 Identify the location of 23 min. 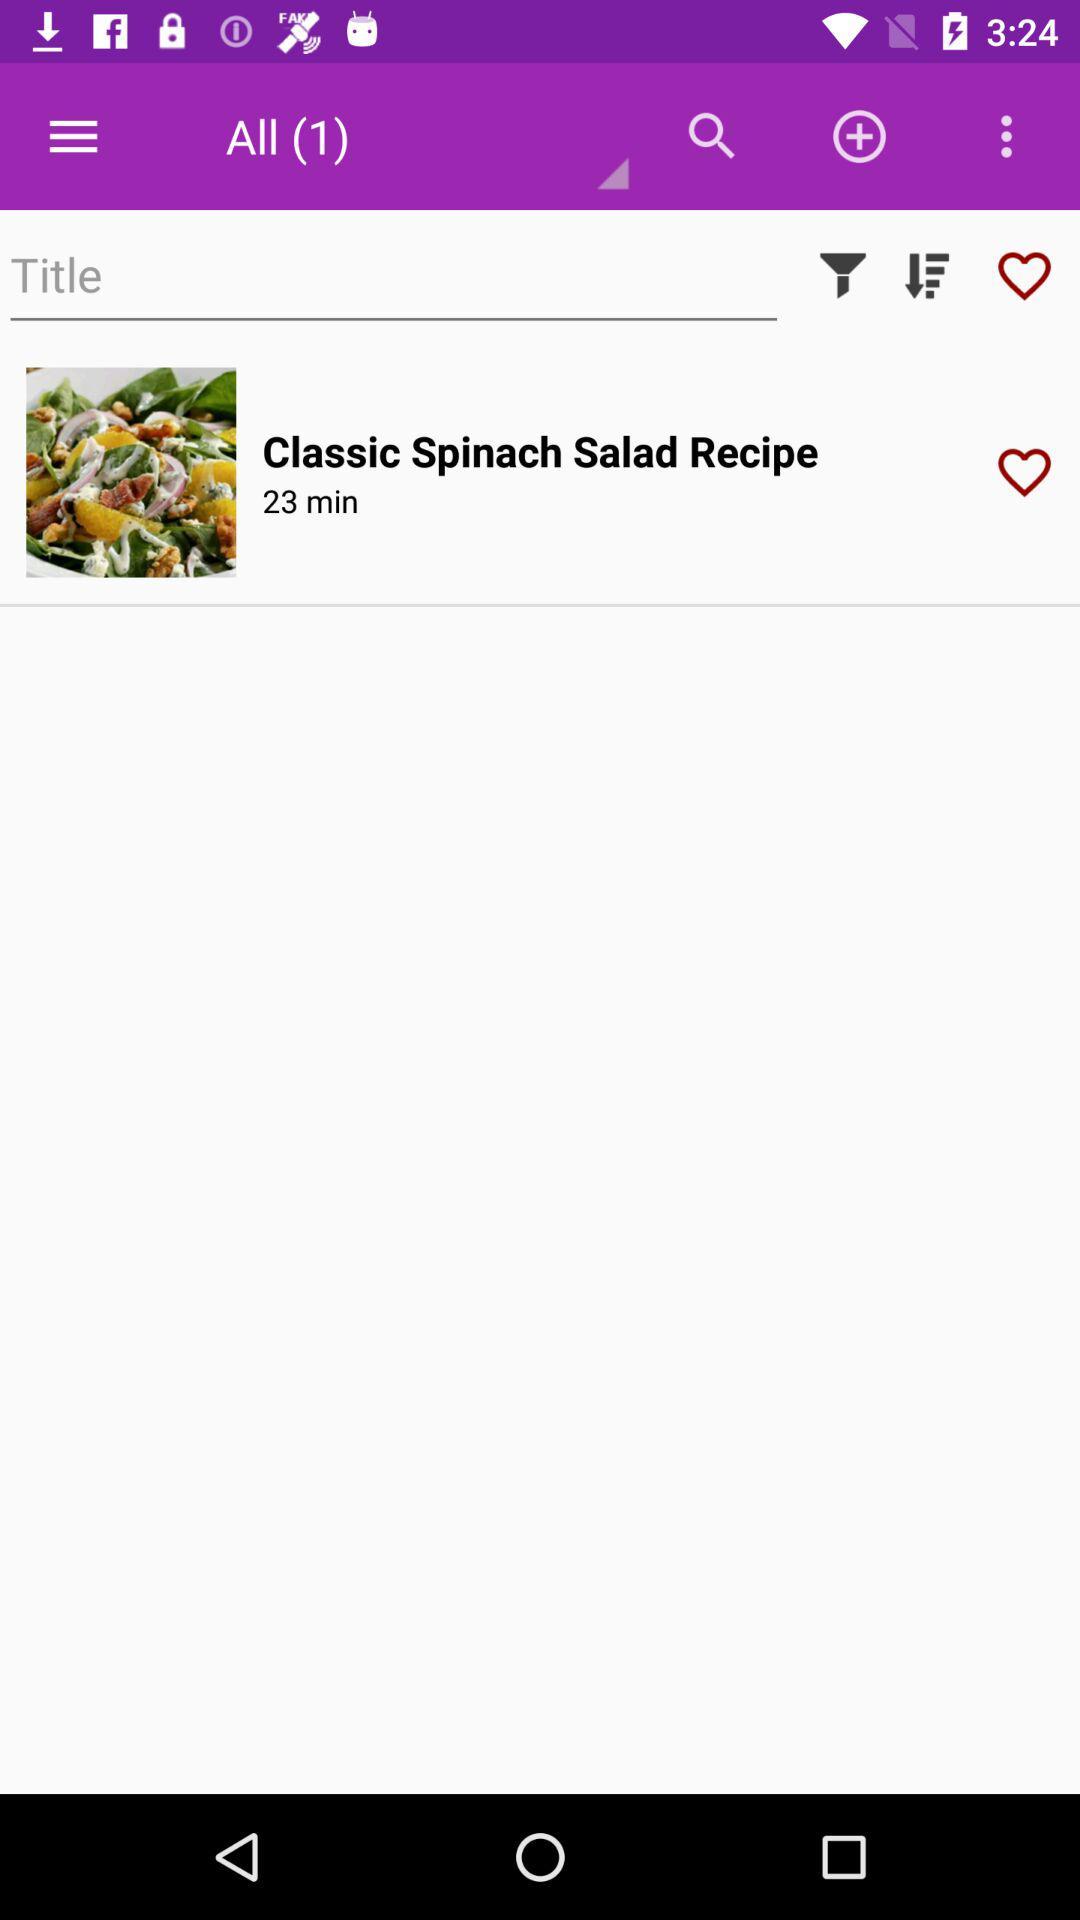
(310, 500).